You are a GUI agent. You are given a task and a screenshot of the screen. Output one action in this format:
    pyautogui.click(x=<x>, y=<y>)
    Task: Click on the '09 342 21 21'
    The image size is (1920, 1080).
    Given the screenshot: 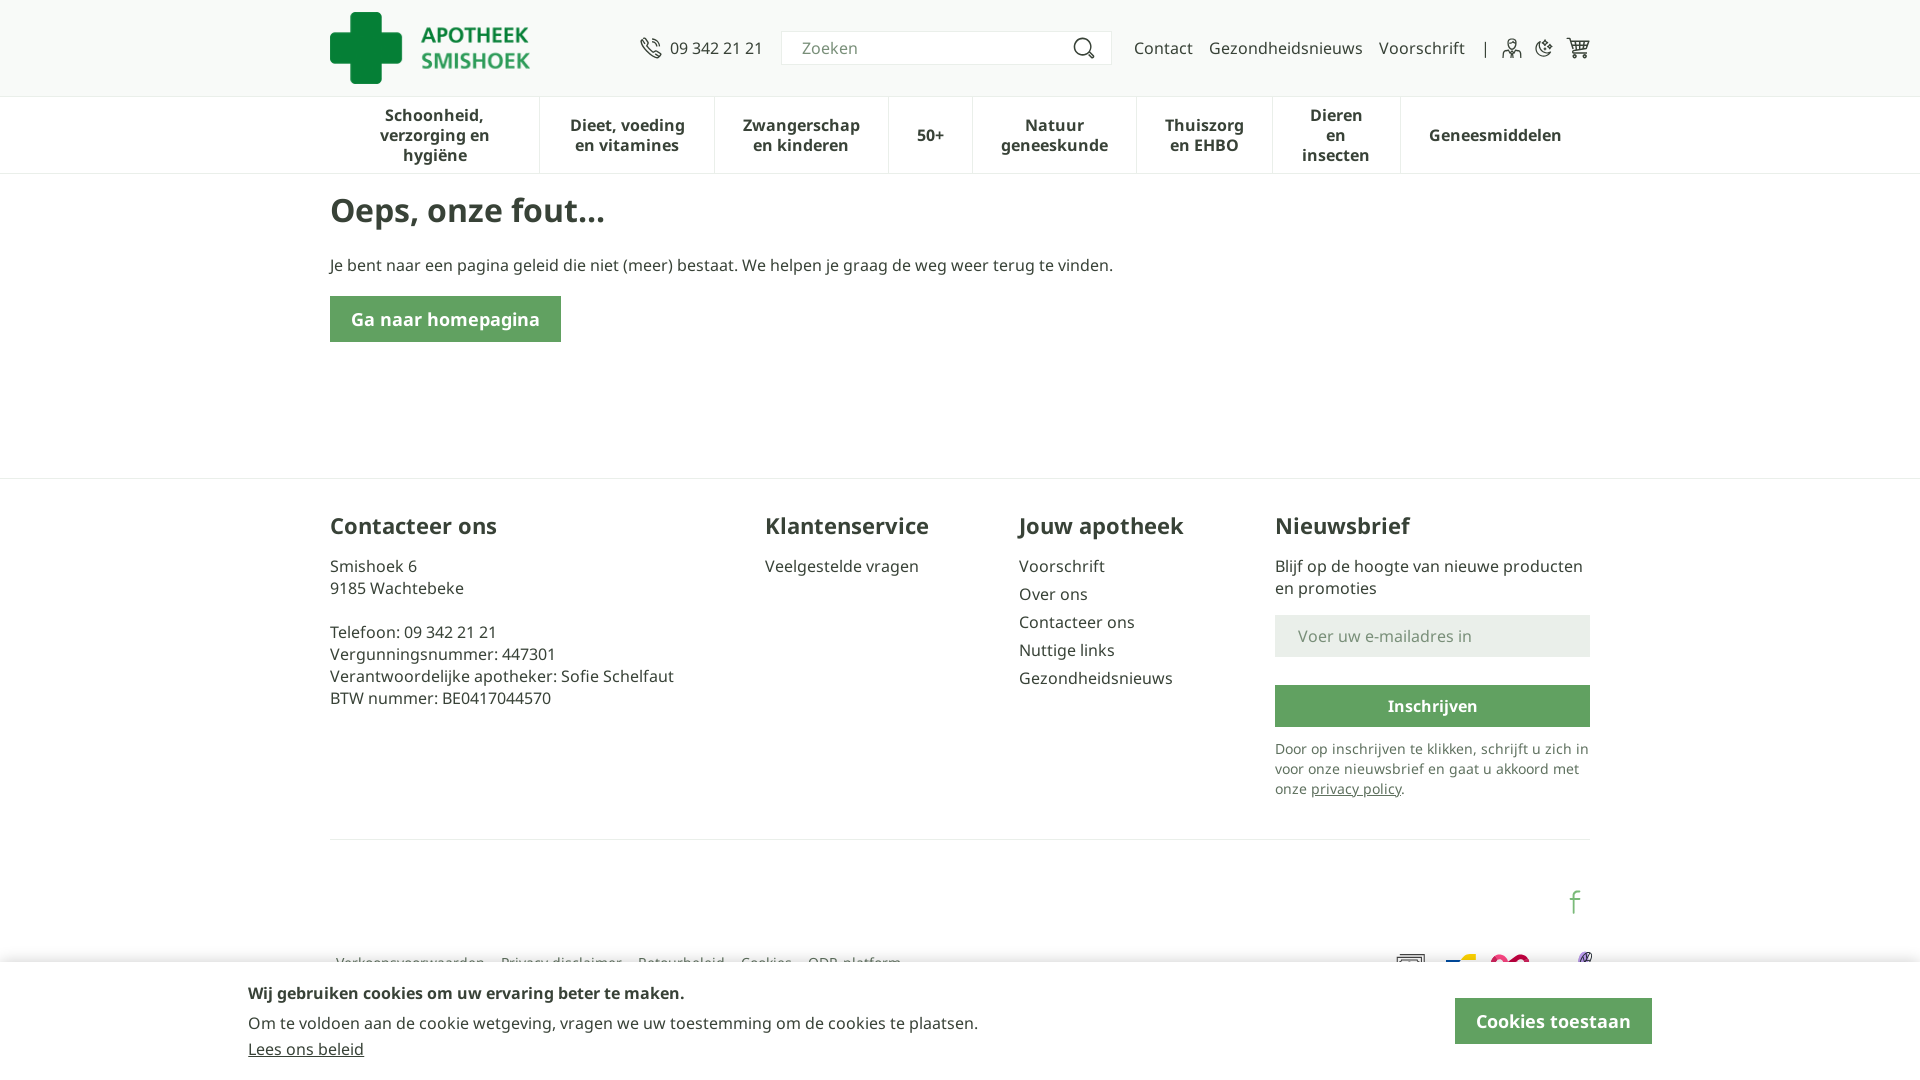 What is the action you would take?
    pyautogui.click(x=701, y=46)
    